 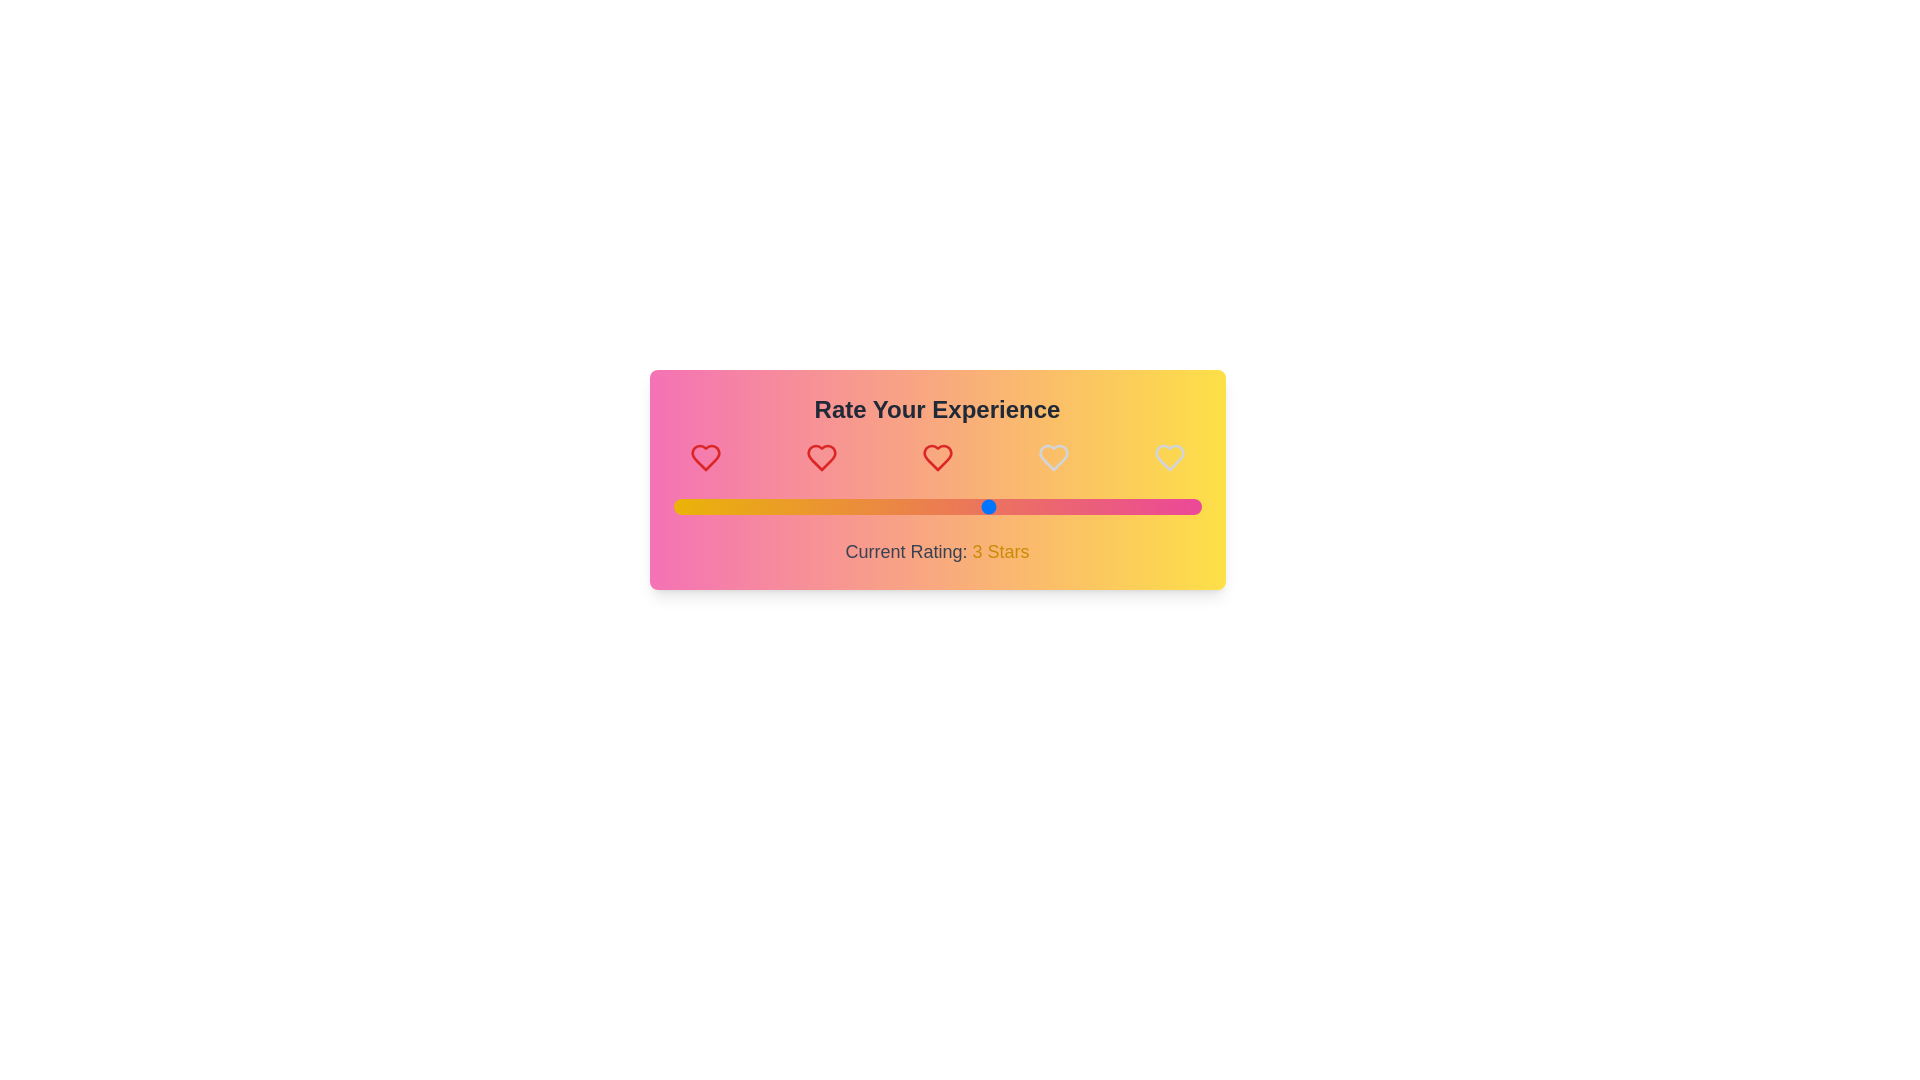 I want to click on the heart icon corresponding to the desired rating 2, so click(x=821, y=458).